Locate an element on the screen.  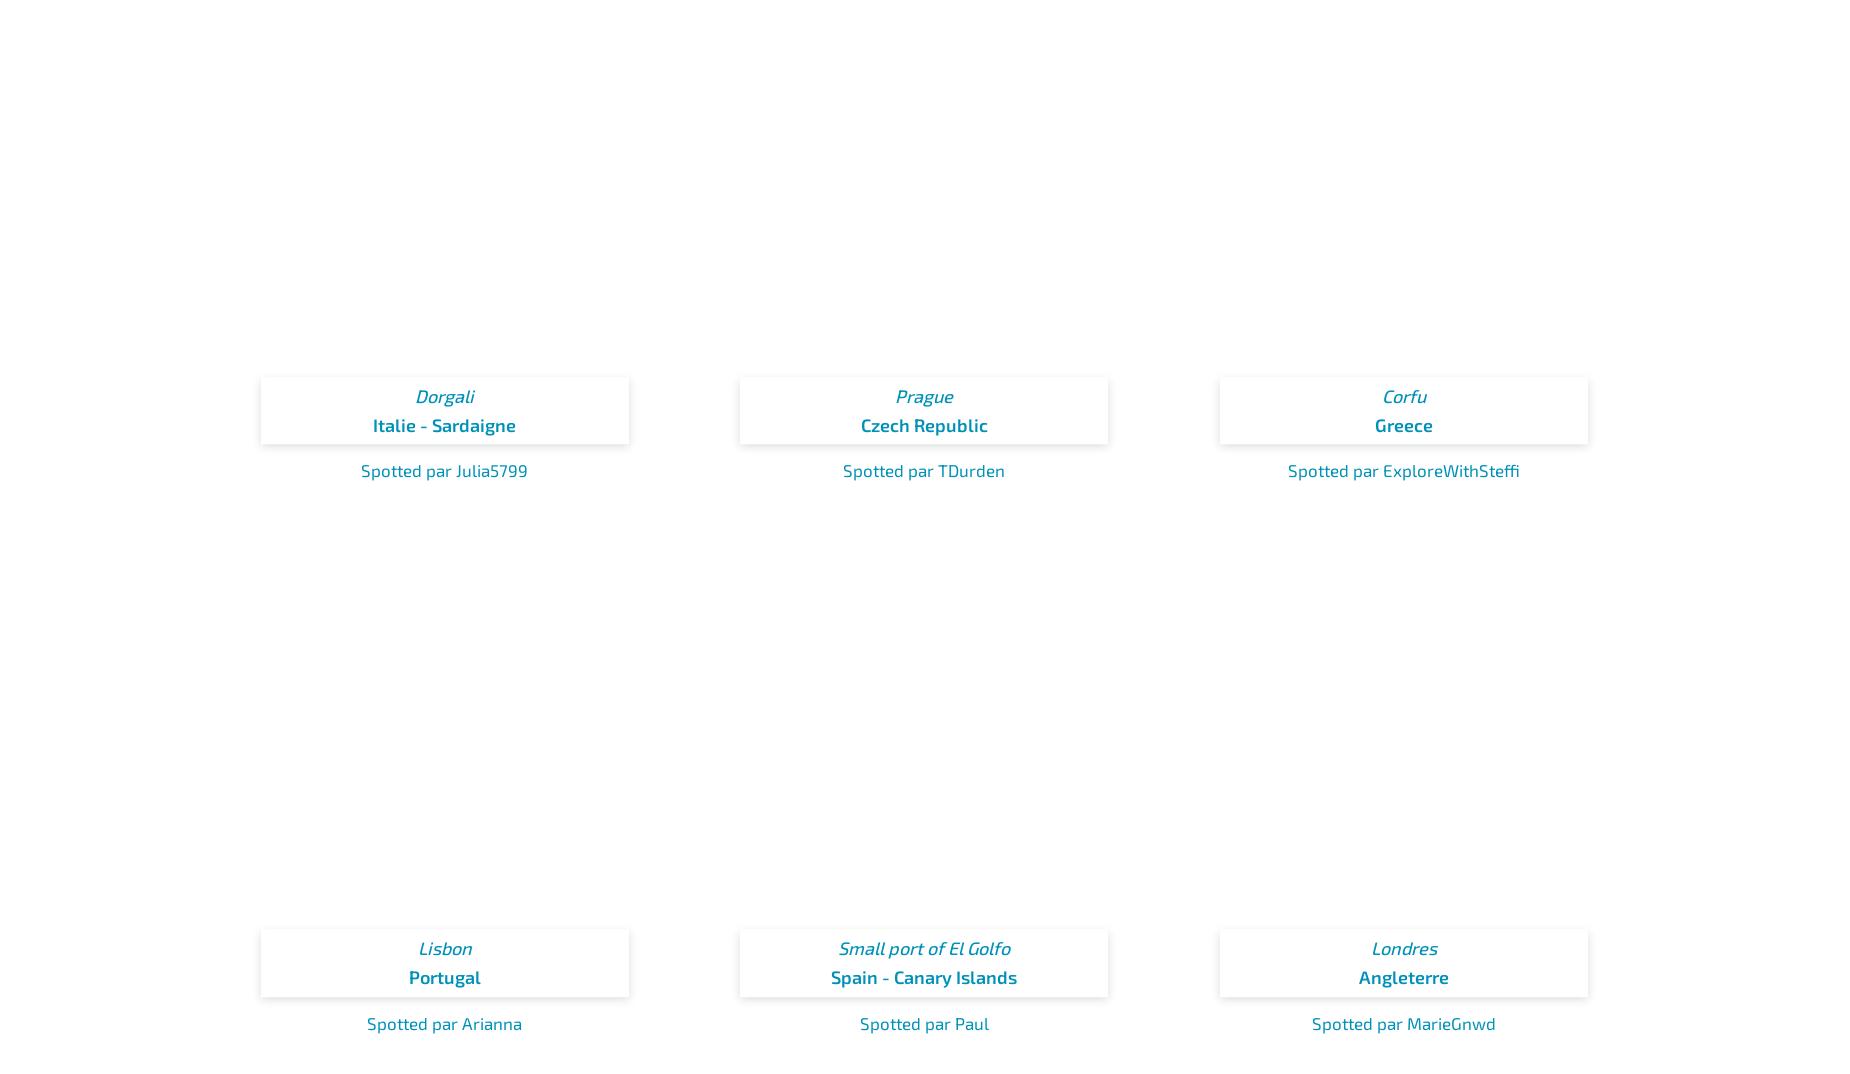
'Lisbon' is located at coordinates (415, 948).